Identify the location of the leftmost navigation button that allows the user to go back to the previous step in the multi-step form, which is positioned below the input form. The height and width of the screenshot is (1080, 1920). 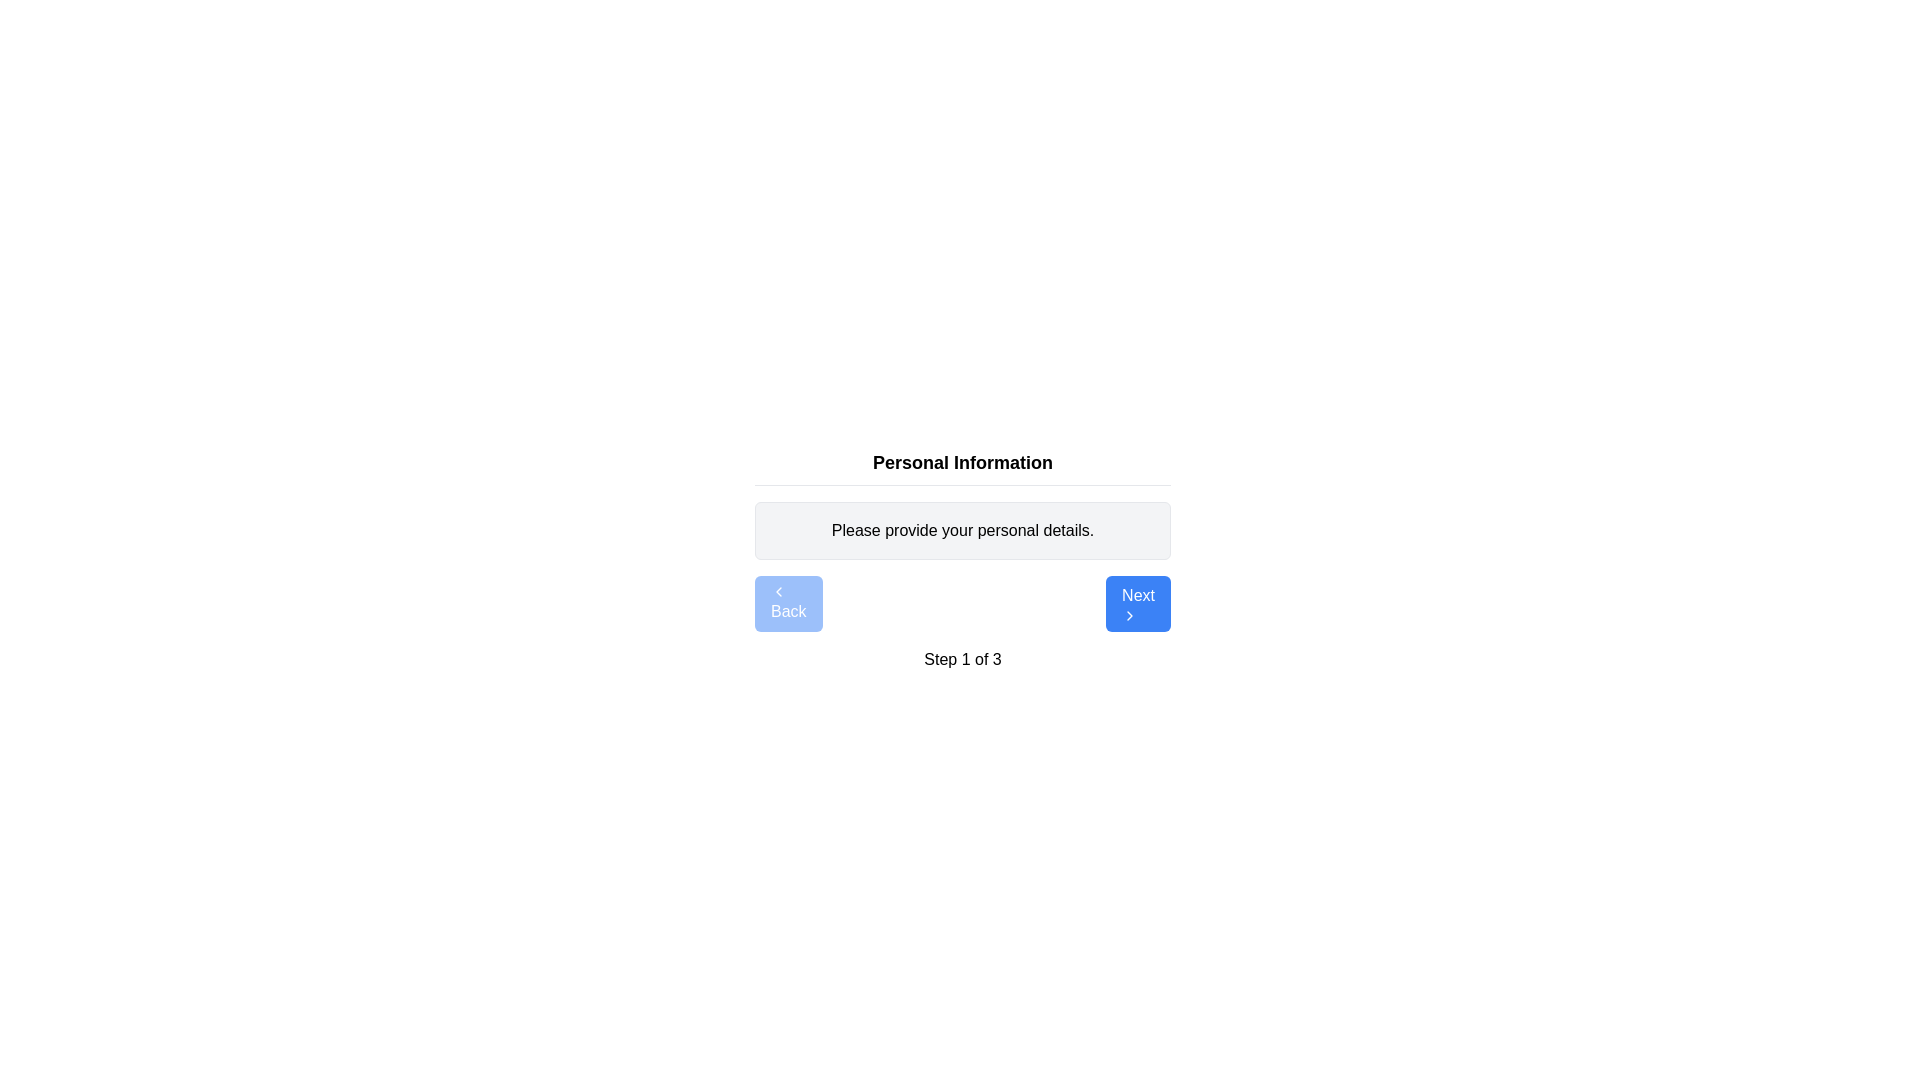
(787, 603).